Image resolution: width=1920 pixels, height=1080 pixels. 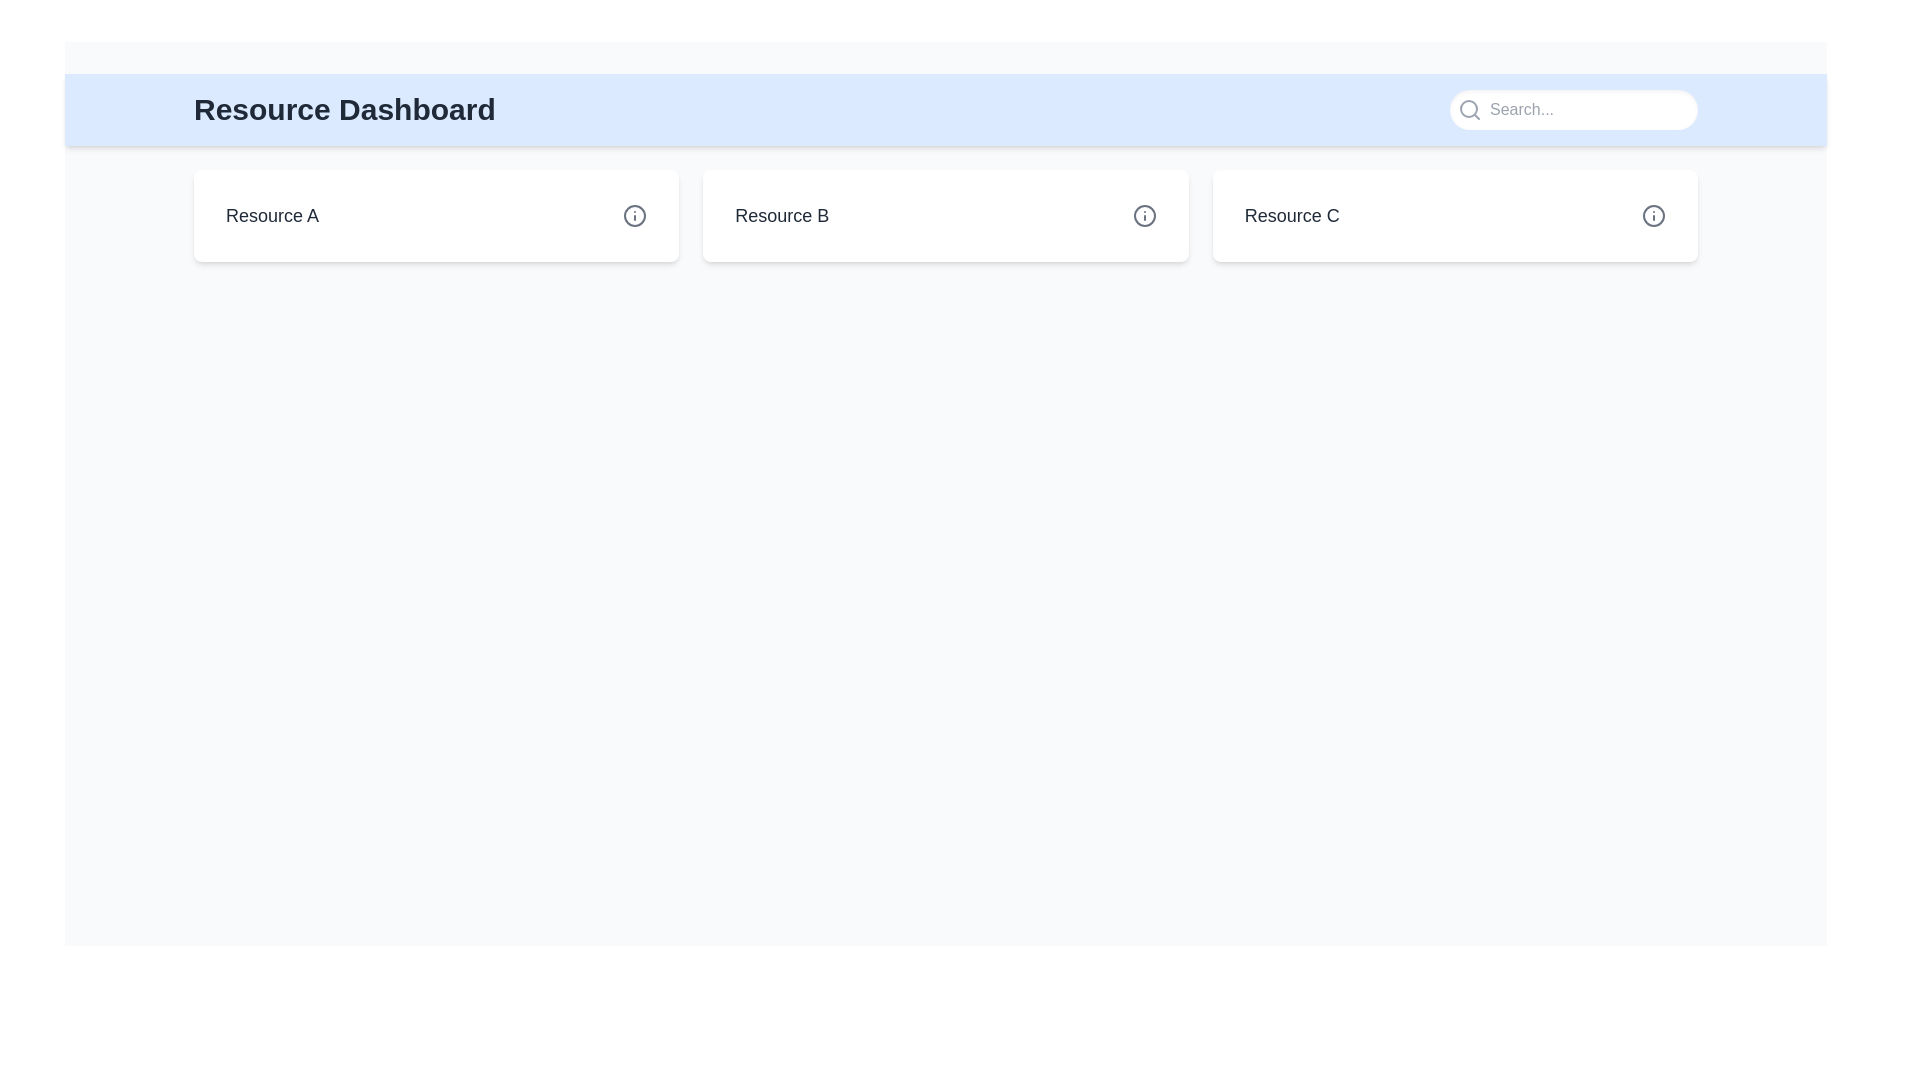 What do you see at coordinates (781, 216) in the screenshot?
I see `the text label displaying 'Resource B' in bold dark gray` at bounding box center [781, 216].